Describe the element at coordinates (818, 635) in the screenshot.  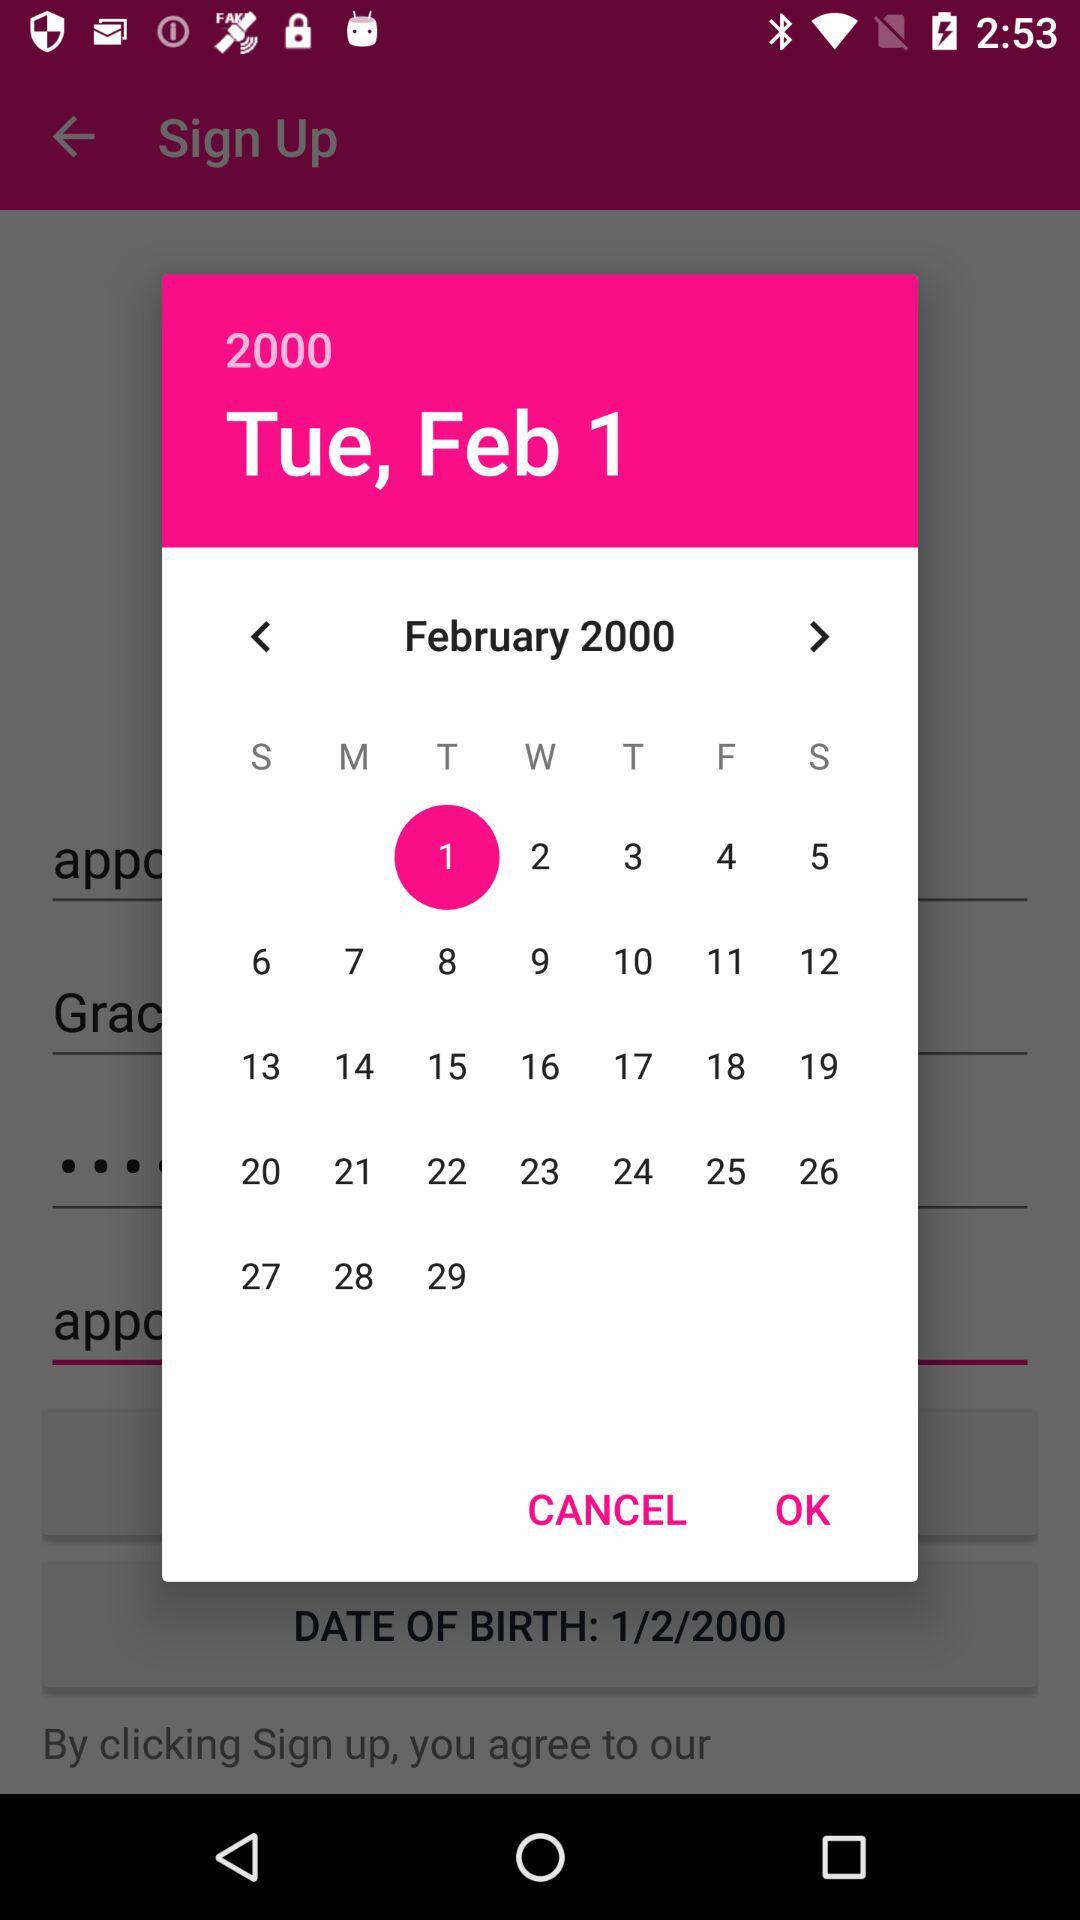
I see `item above ok icon` at that location.